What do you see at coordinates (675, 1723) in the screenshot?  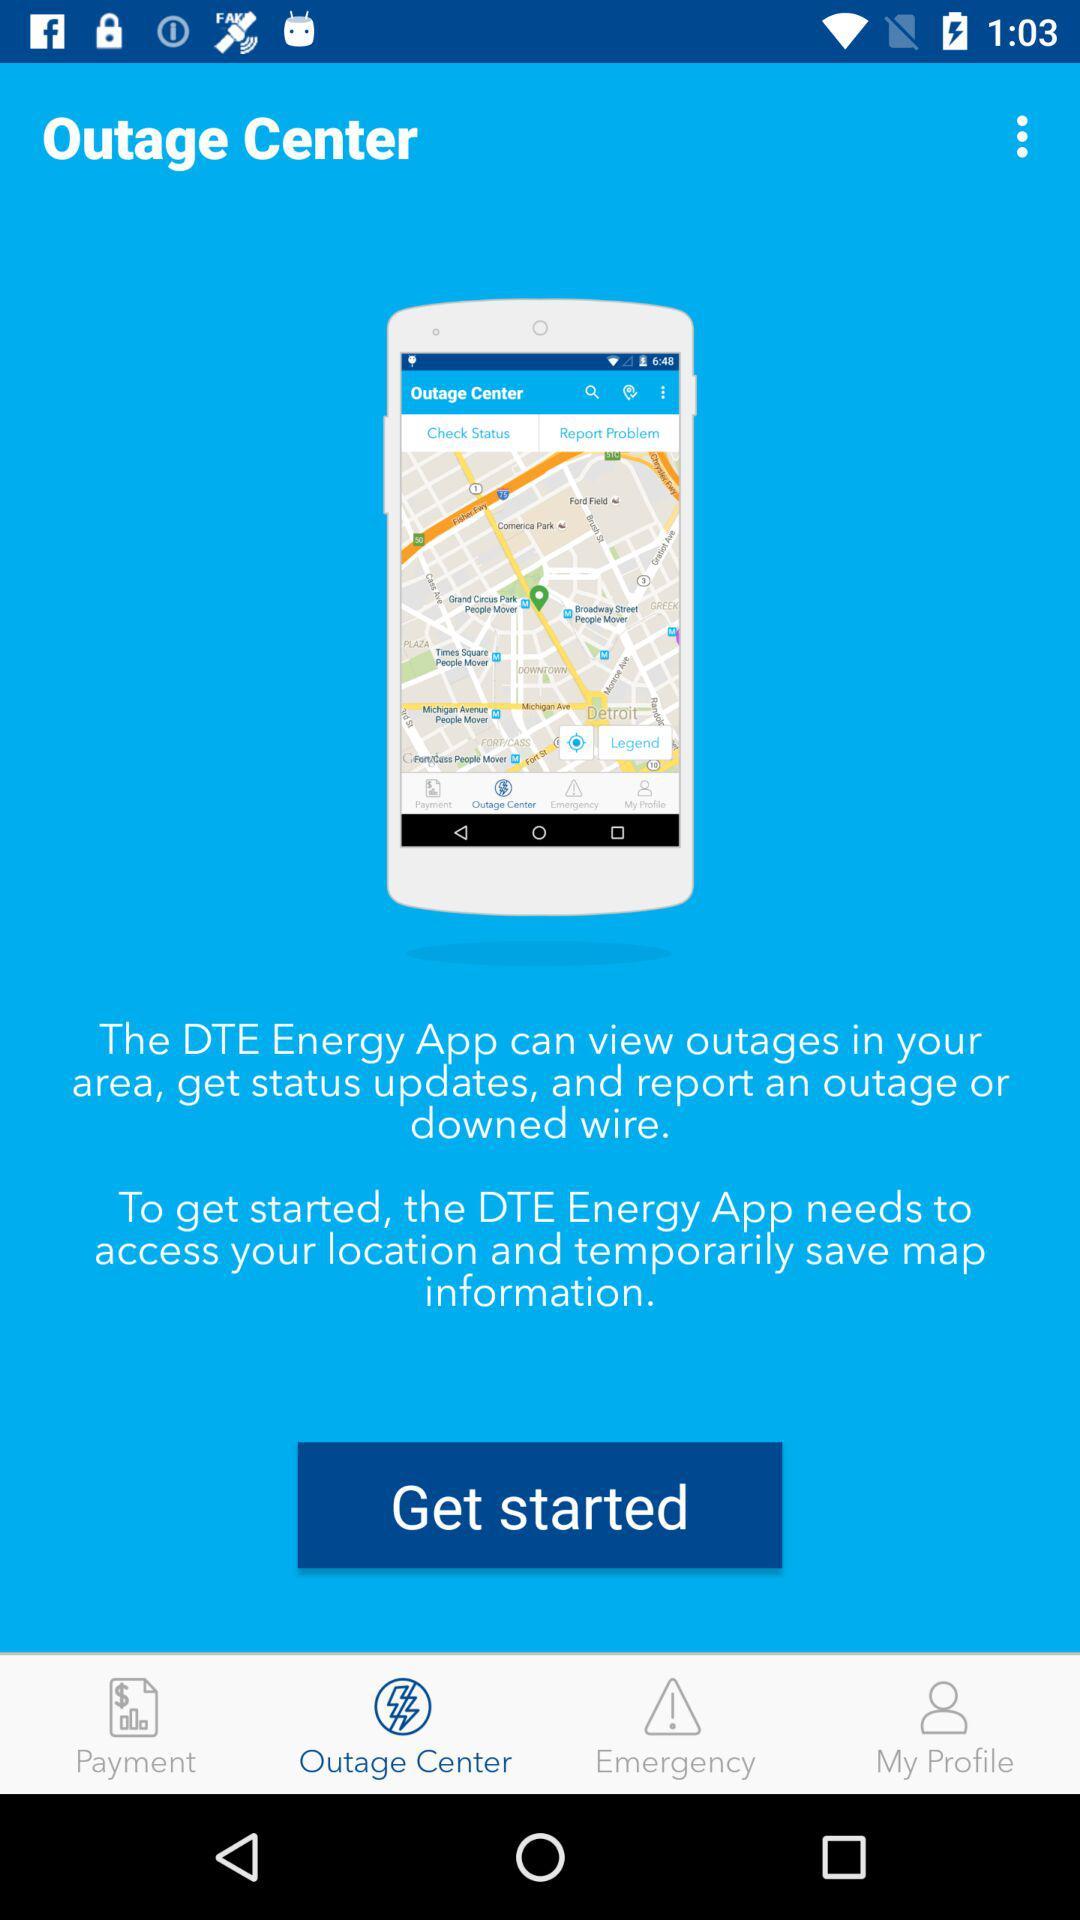 I see `emergency item` at bounding box center [675, 1723].